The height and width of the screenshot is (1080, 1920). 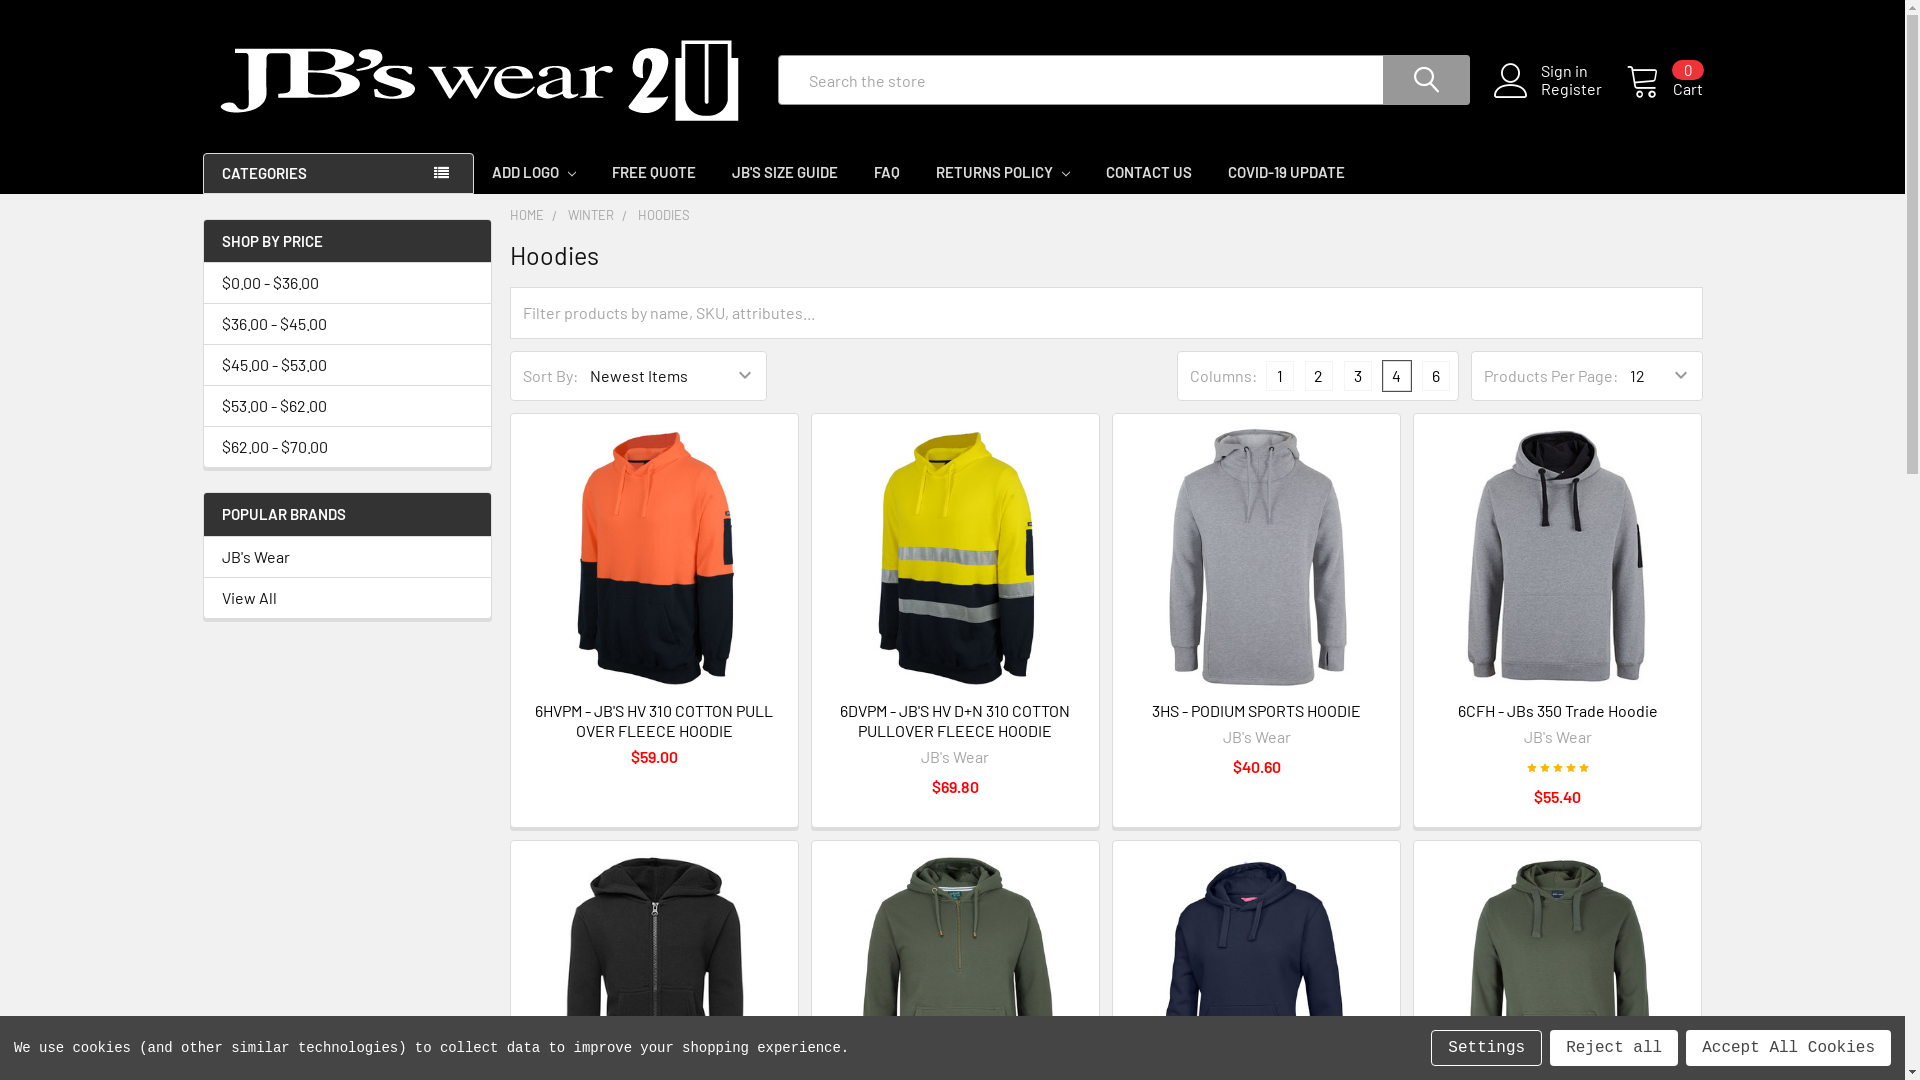 I want to click on '$0.00 - $36.00', so click(x=347, y=282).